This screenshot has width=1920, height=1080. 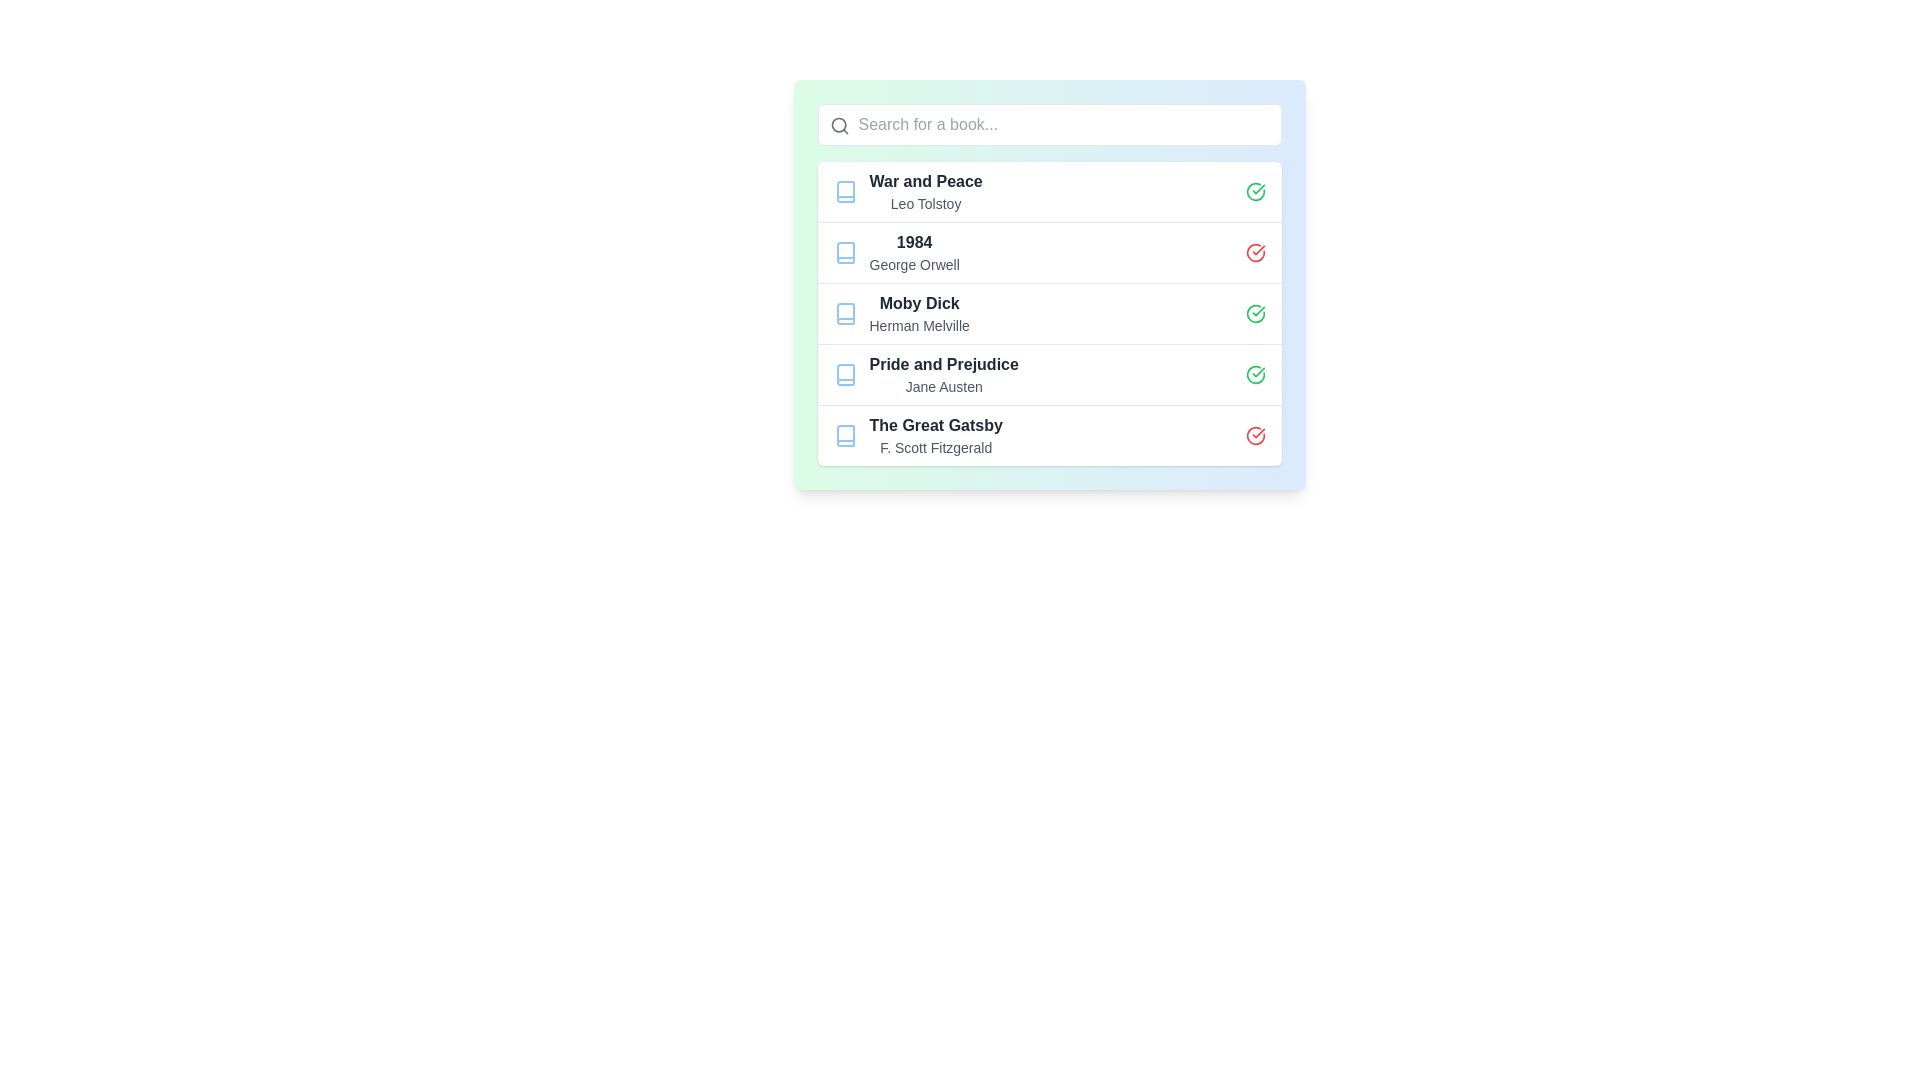 I want to click on the book icon located to the left of the text 'War and Peace' in the first item of a vertical list, so click(x=845, y=192).